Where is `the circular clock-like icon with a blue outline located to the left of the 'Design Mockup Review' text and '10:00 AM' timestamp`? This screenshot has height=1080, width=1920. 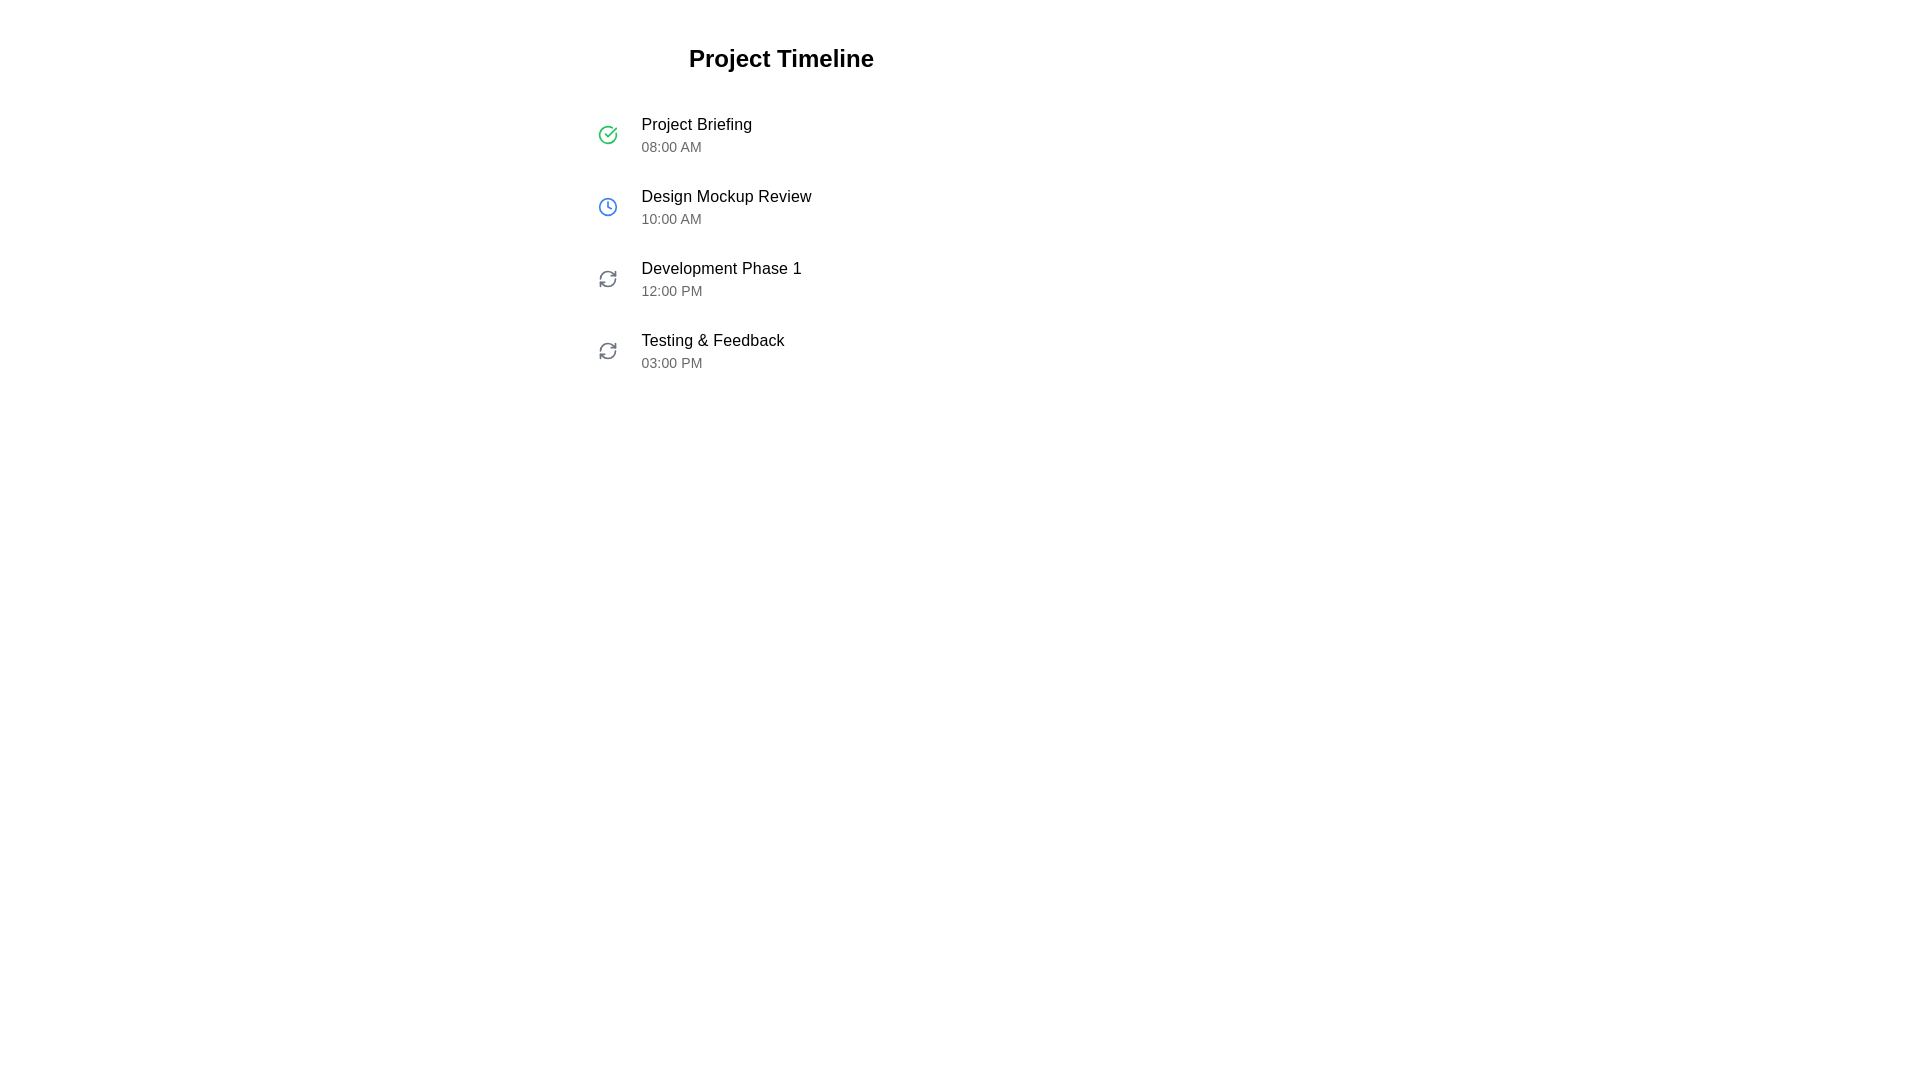
the circular clock-like icon with a blue outline located to the left of the 'Design Mockup Review' text and '10:00 AM' timestamp is located at coordinates (606, 207).